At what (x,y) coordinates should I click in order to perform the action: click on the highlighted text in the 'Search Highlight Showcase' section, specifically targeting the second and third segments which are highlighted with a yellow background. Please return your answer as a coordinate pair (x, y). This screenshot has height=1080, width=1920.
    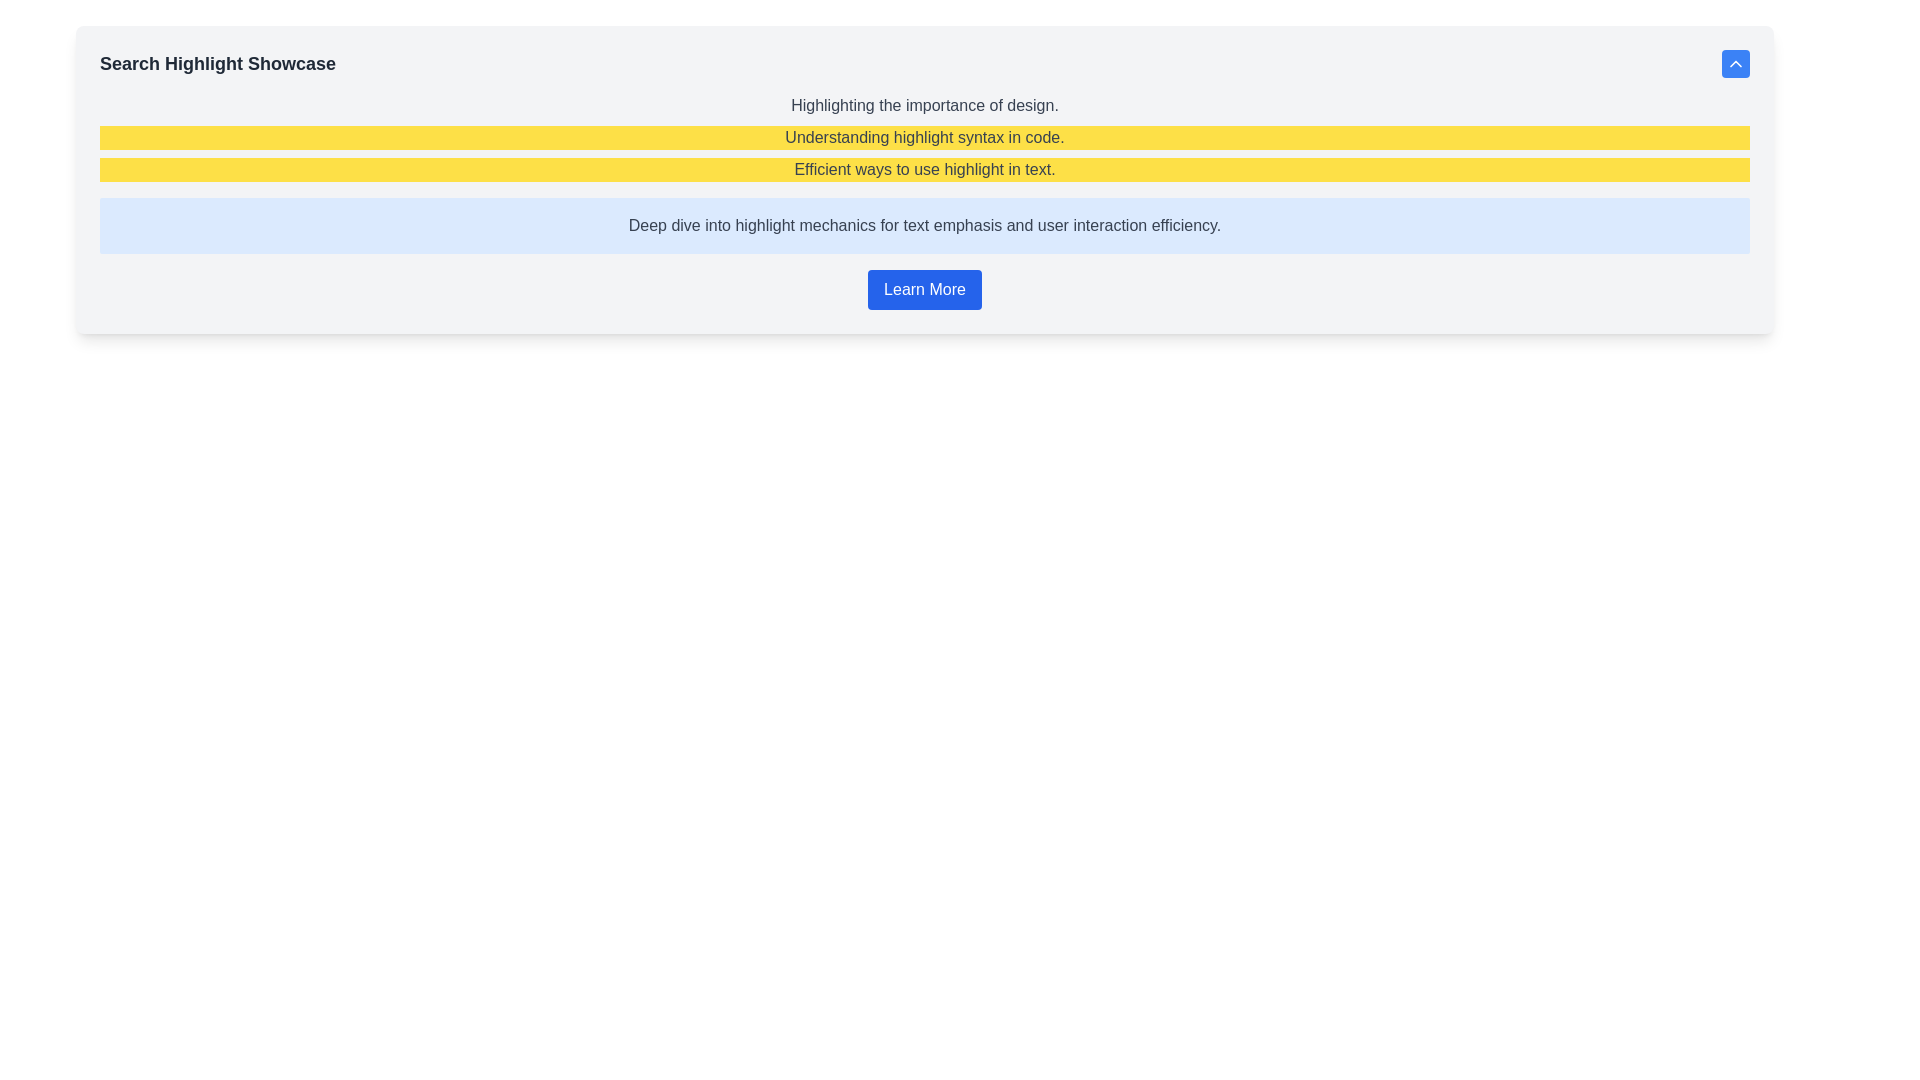
    Looking at the image, I should click on (924, 137).